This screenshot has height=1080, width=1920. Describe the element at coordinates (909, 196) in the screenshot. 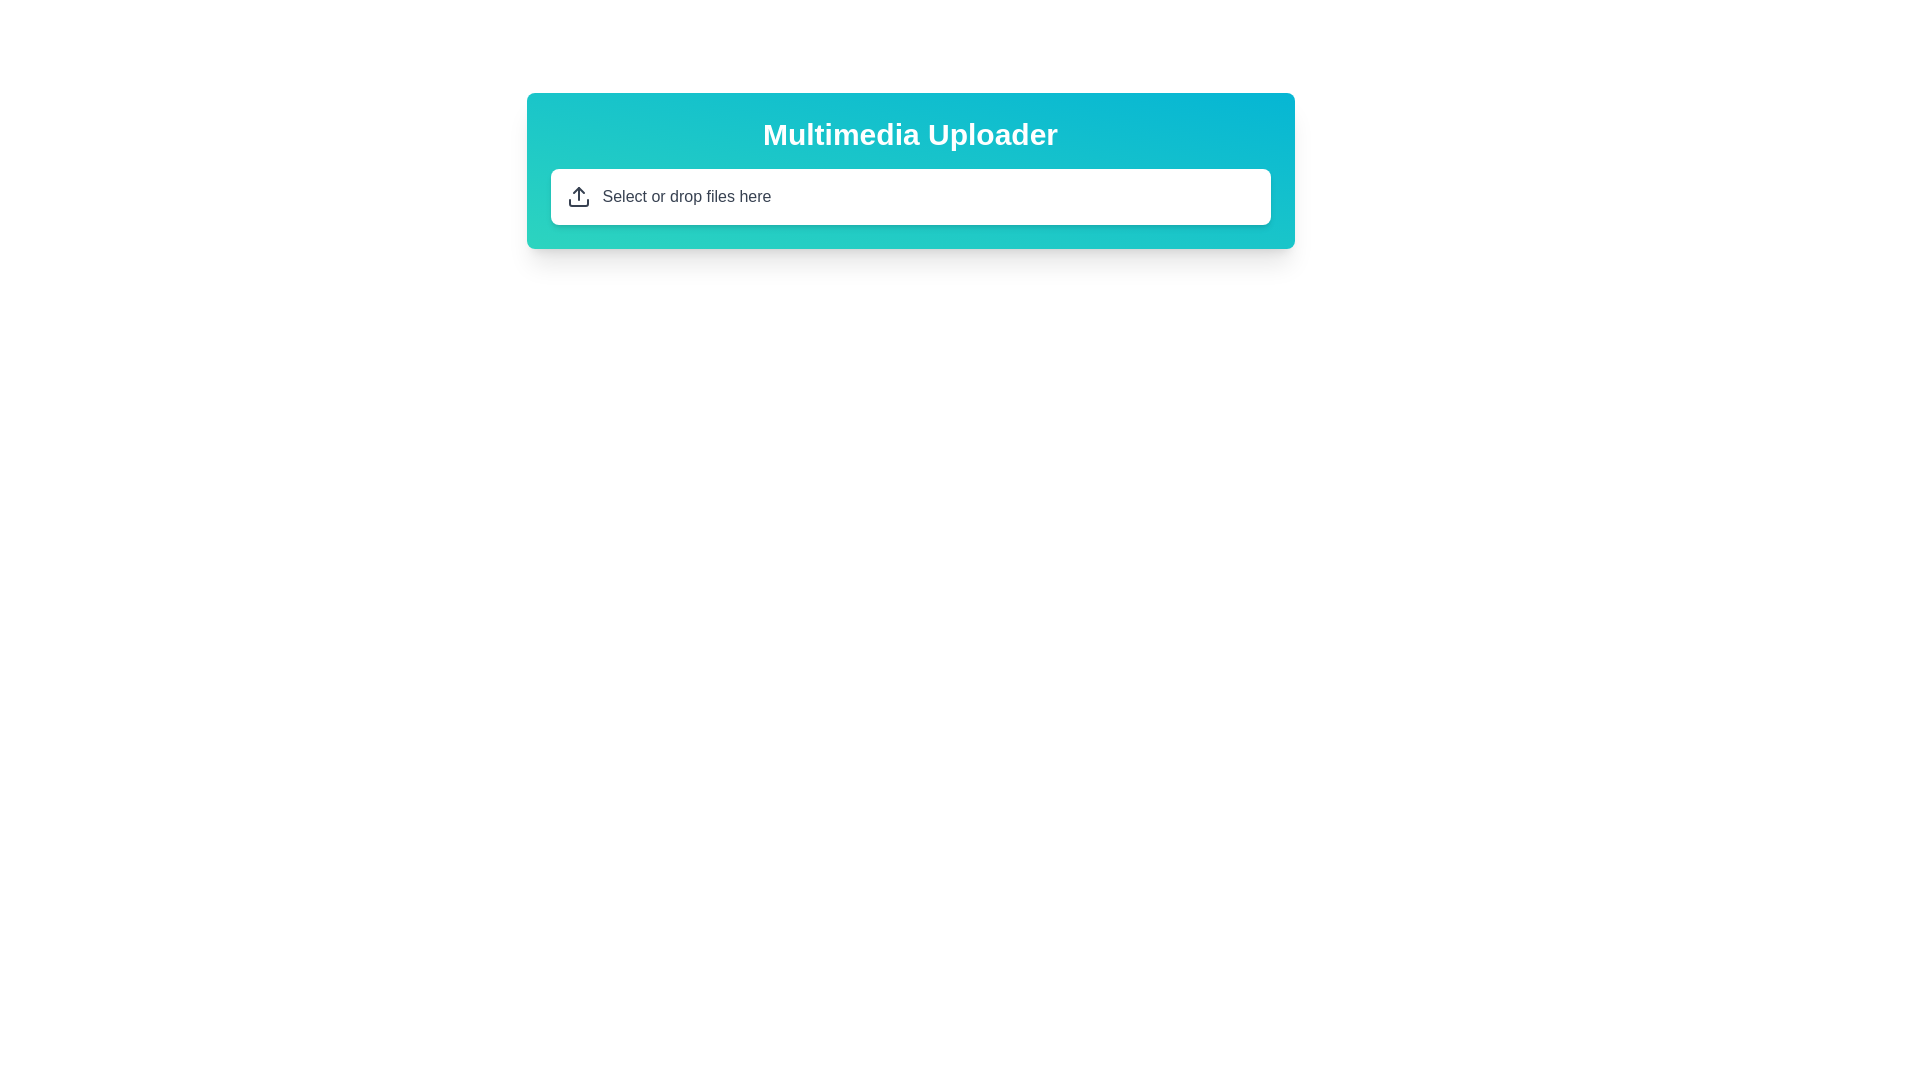

I see `the Interactive file upload trigger located at the center of the white rounded rectangle within the turquoise panel labeled 'Multimedia Uploader'` at that location.